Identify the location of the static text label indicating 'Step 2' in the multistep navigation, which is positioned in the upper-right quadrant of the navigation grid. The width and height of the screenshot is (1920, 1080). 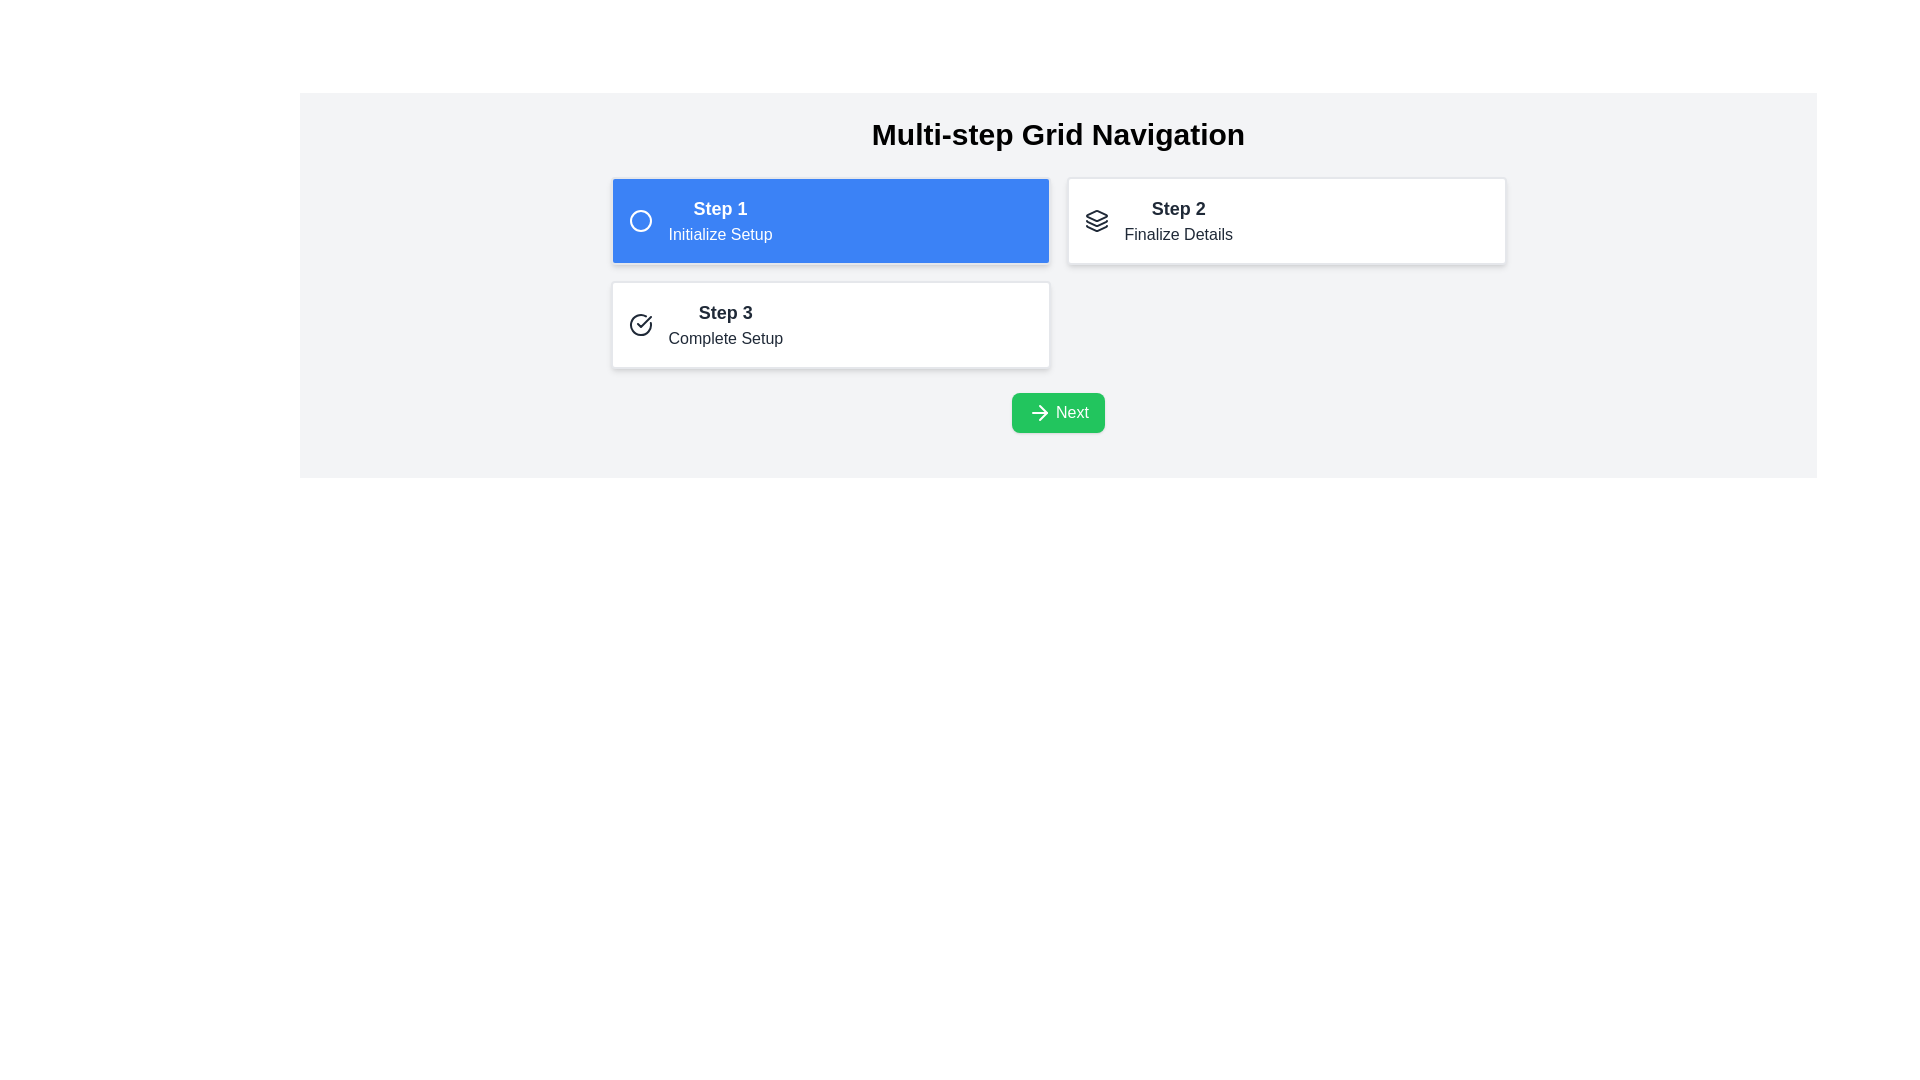
(1178, 234).